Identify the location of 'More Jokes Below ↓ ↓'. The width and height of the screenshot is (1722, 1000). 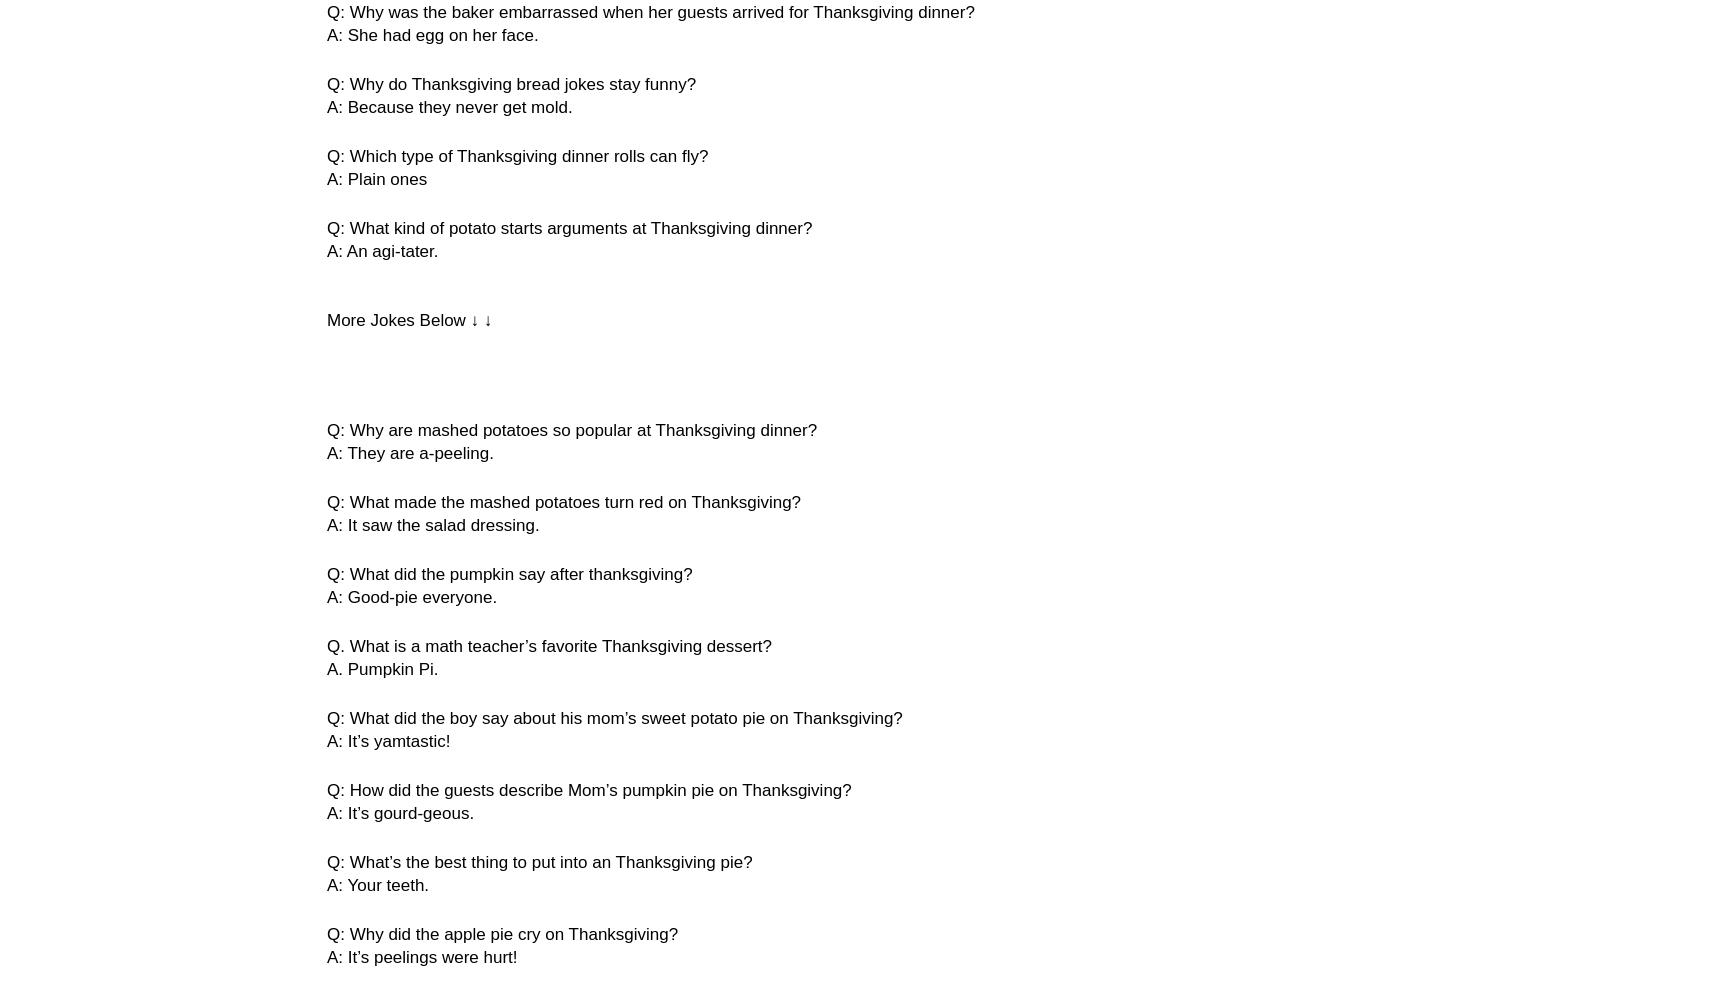
(326, 319).